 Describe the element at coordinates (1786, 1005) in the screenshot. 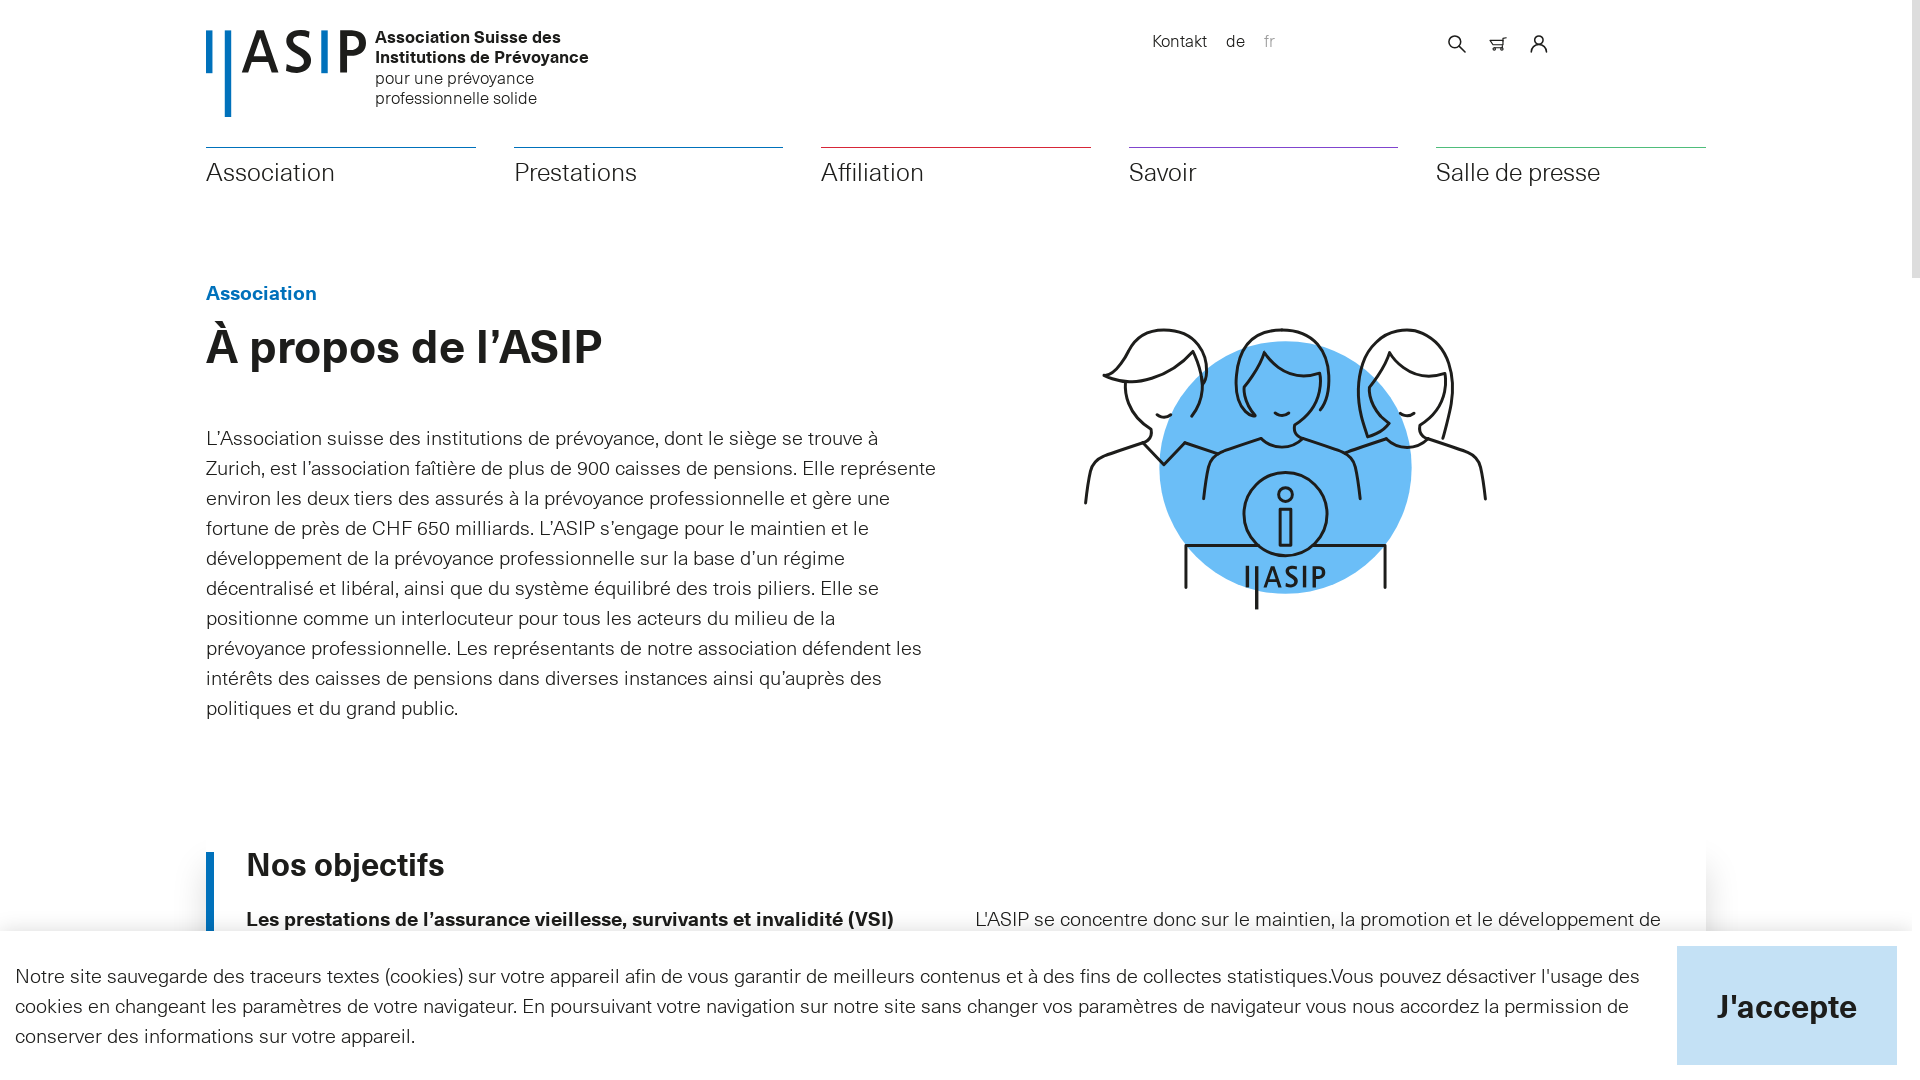

I see `'J'accepte'` at that location.